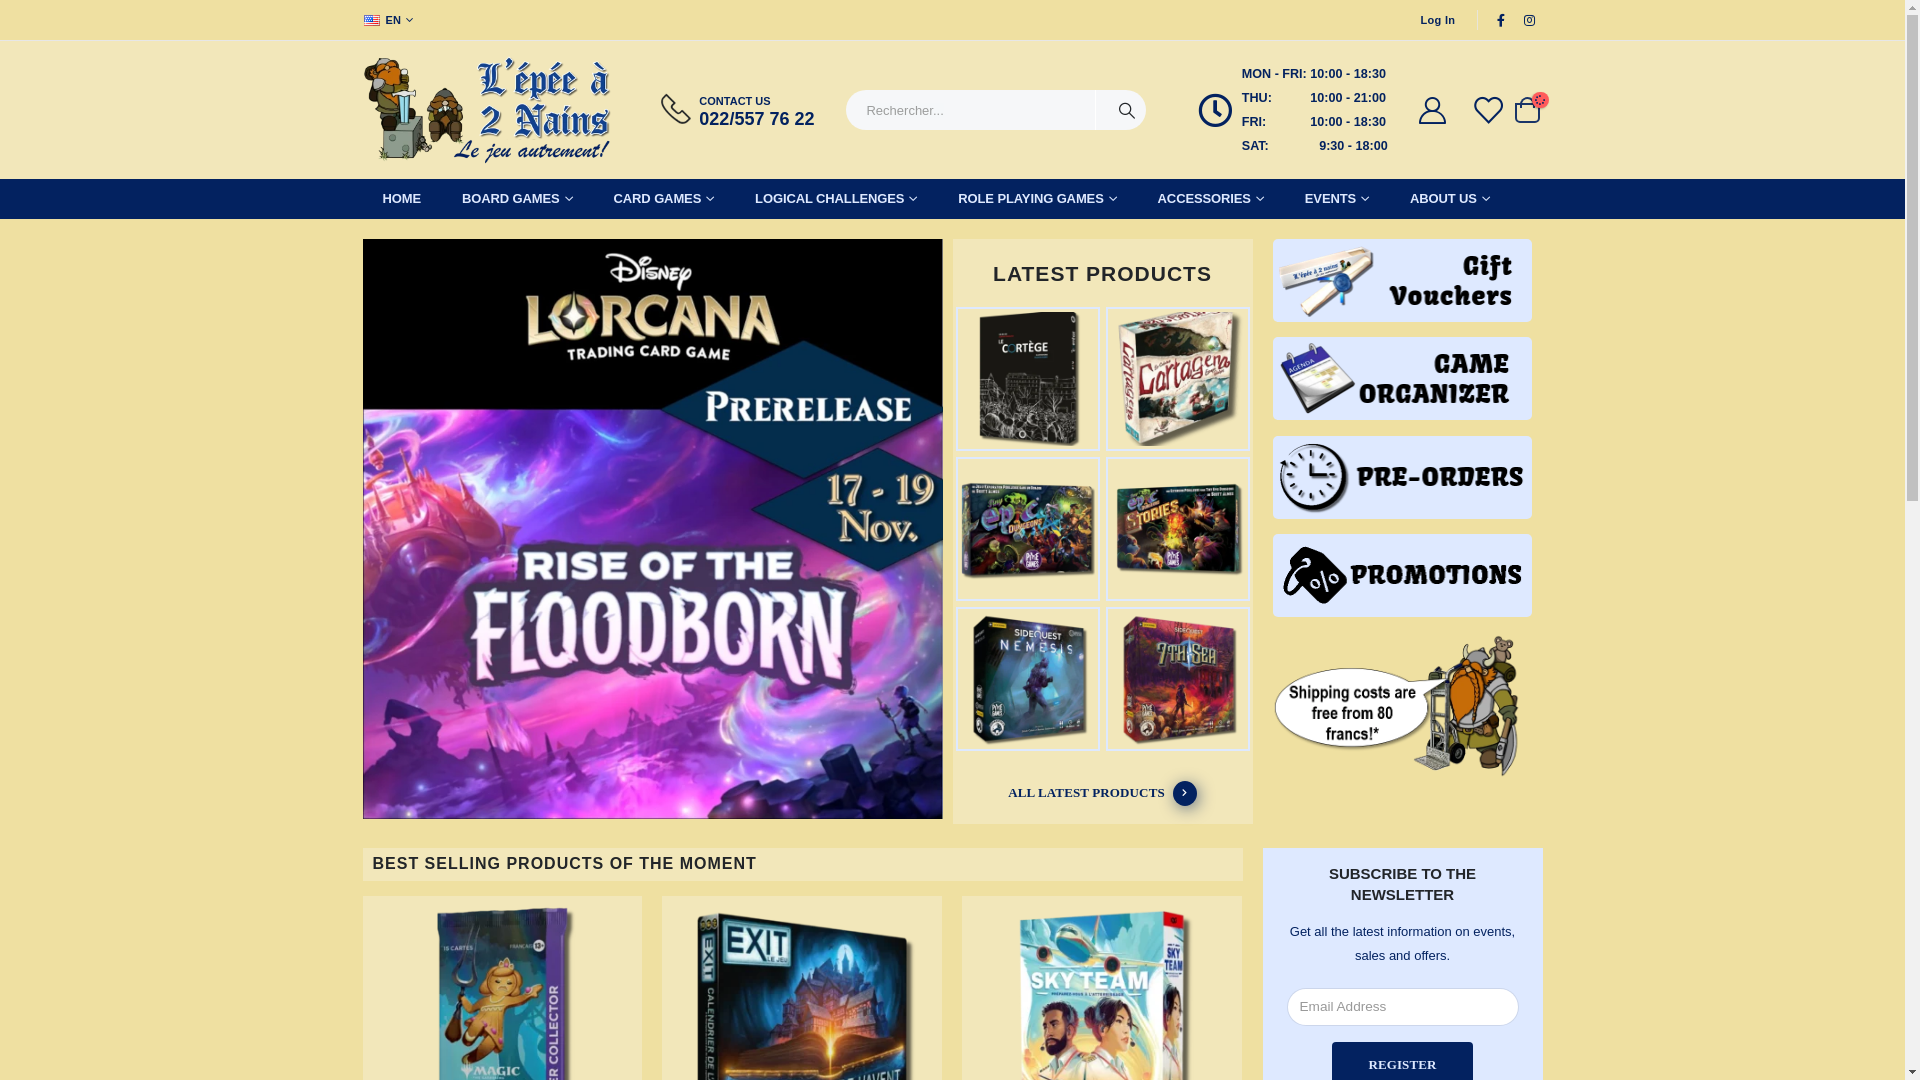 The image size is (1920, 1080). Describe the element at coordinates (1437, 19) in the screenshot. I see `'Log In'` at that location.